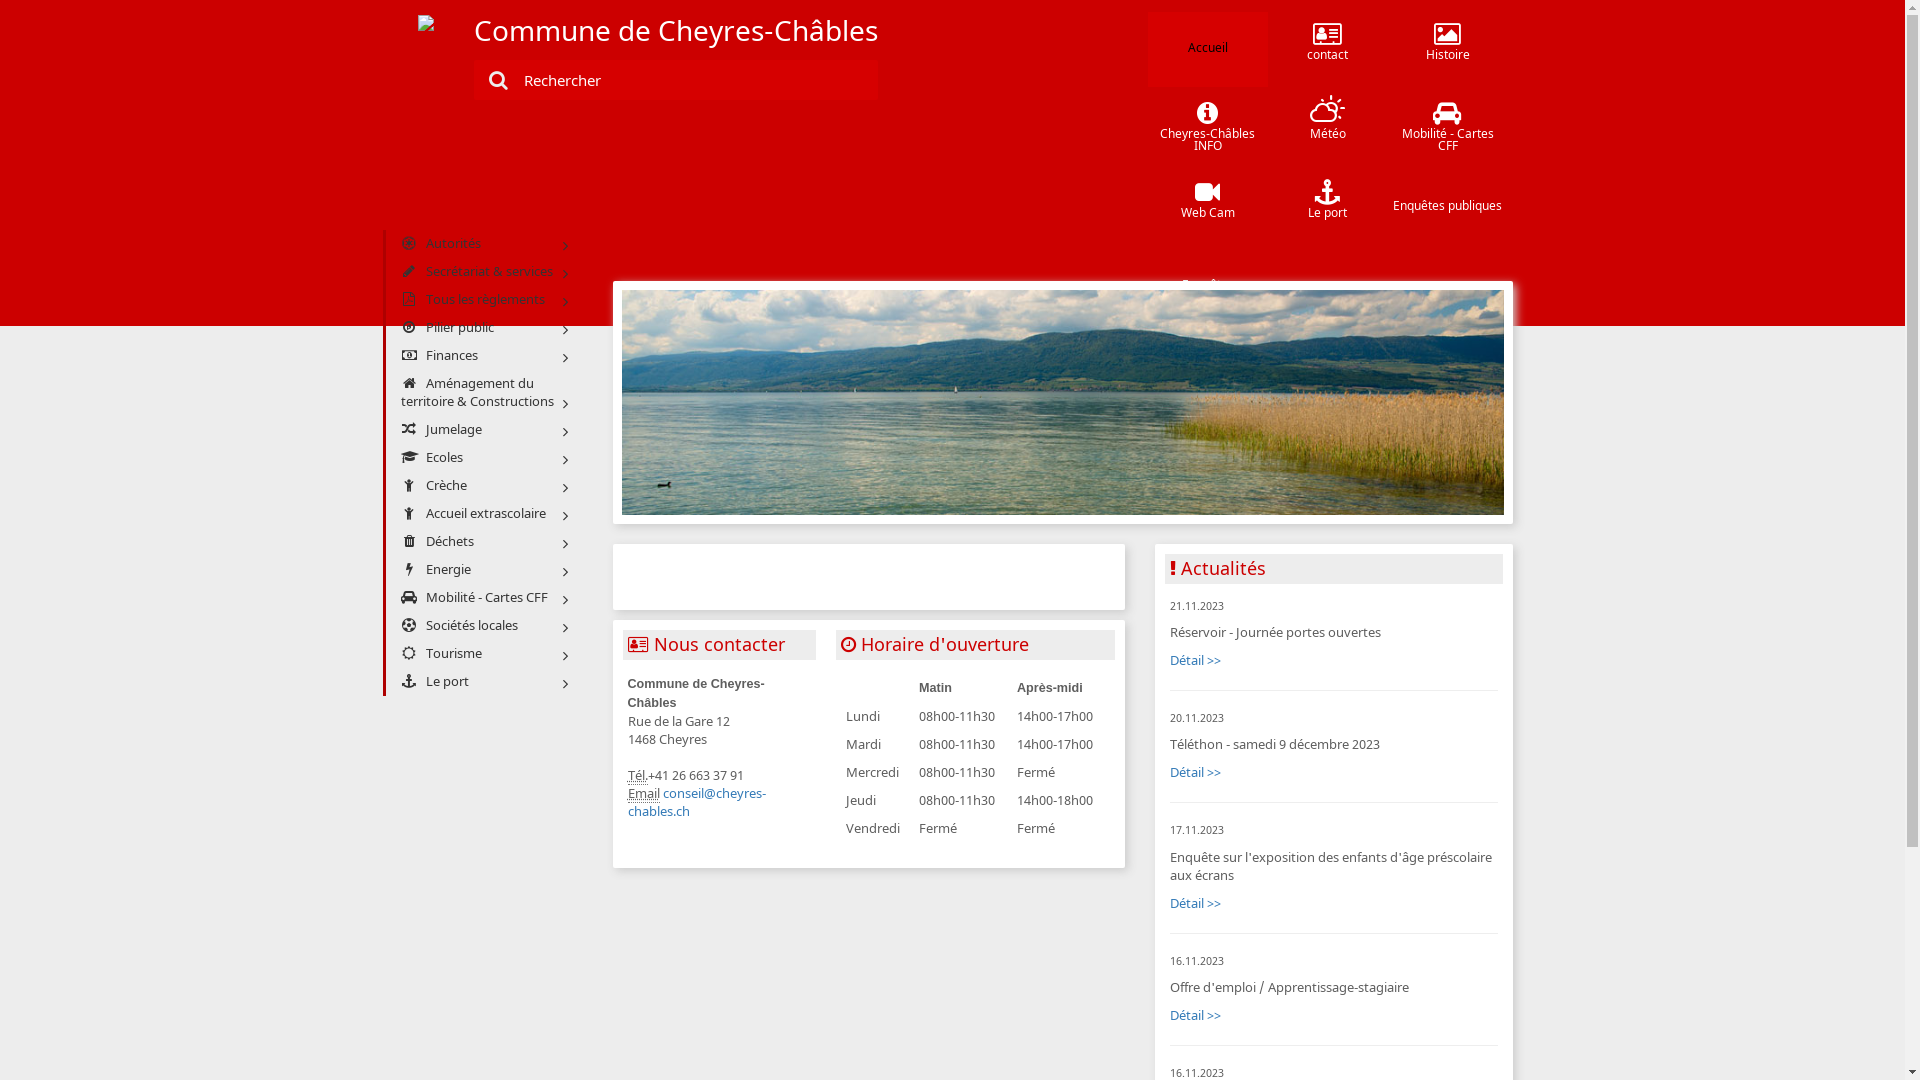 The width and height of the screenshot is (1920, 1080). What do you see at coordinates (481, 354) in the screenshot?
I see `'Finances'` at bounding box center [481, 354].